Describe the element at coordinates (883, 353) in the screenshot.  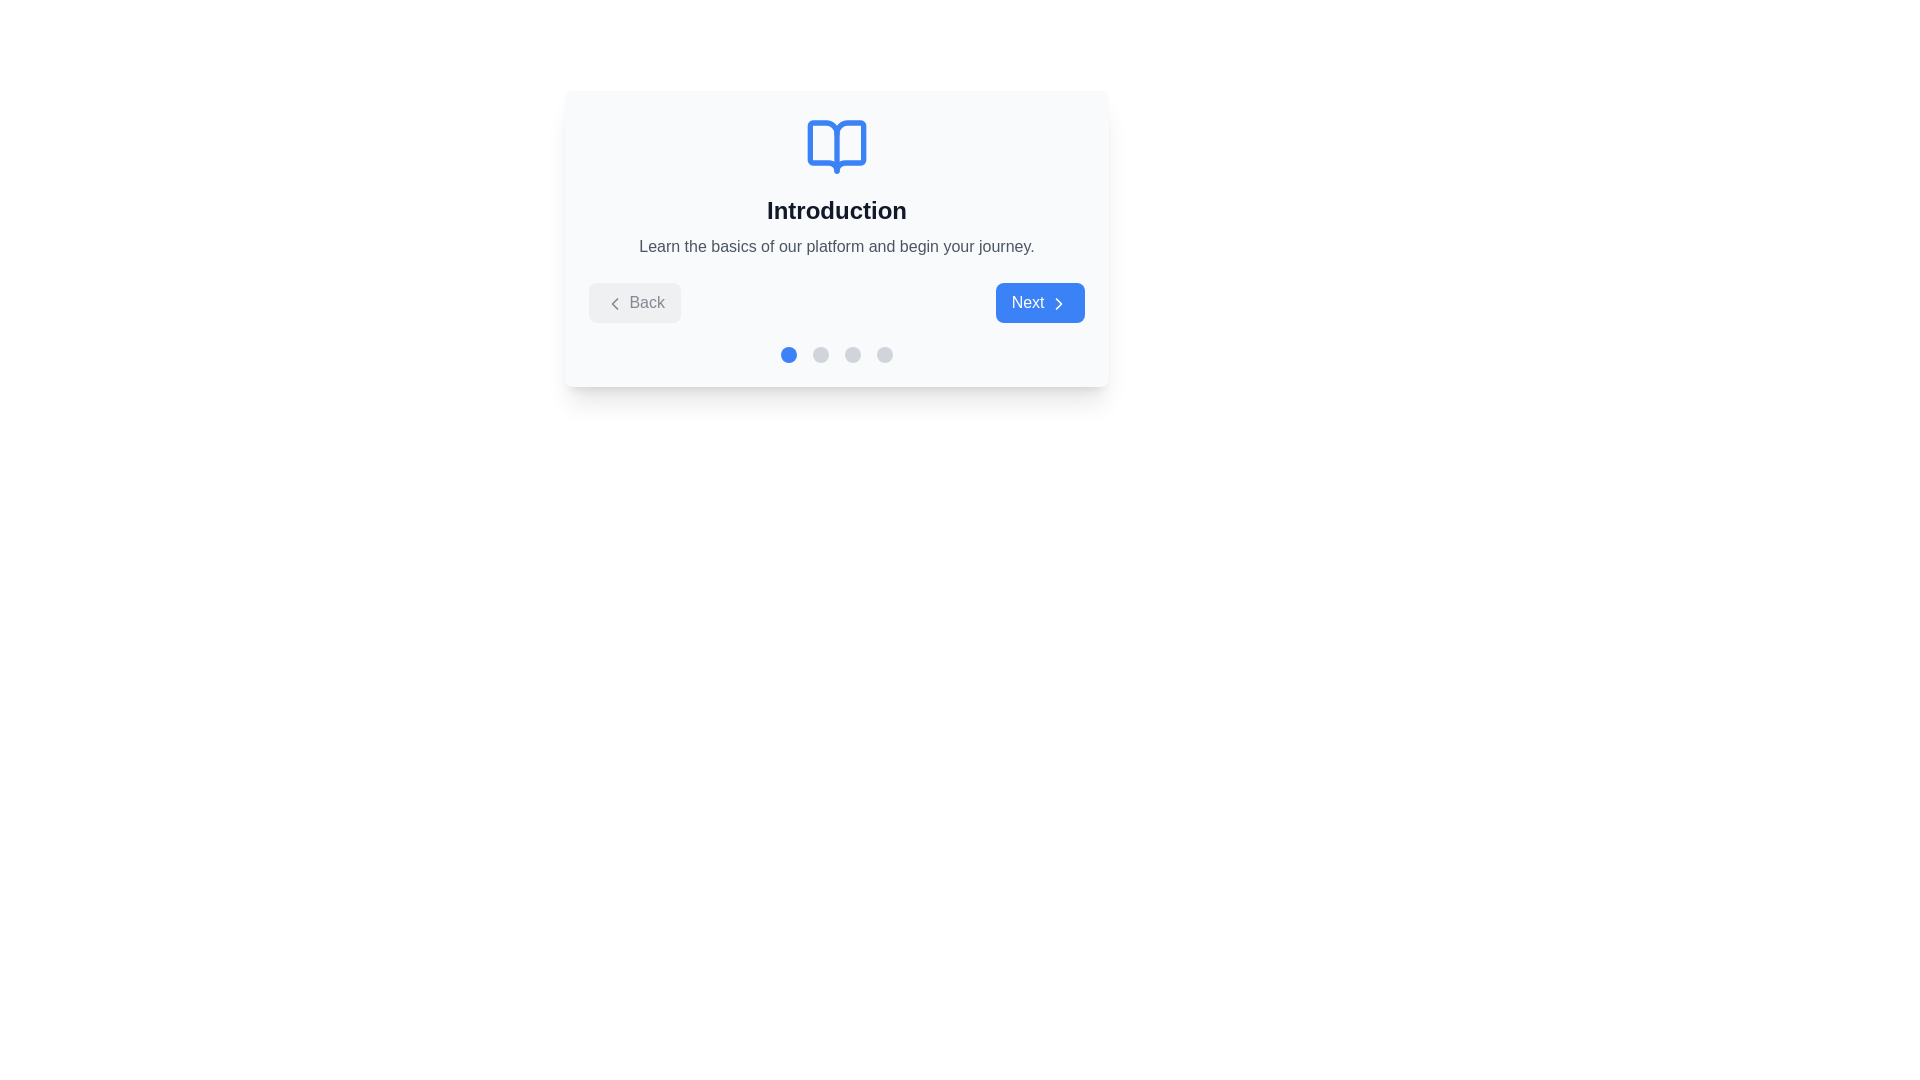
I see `the fourth progress indicator, which visually represents the user's stage in a sequence, located centered horizontally within the card and towards its lower edge` at that location.